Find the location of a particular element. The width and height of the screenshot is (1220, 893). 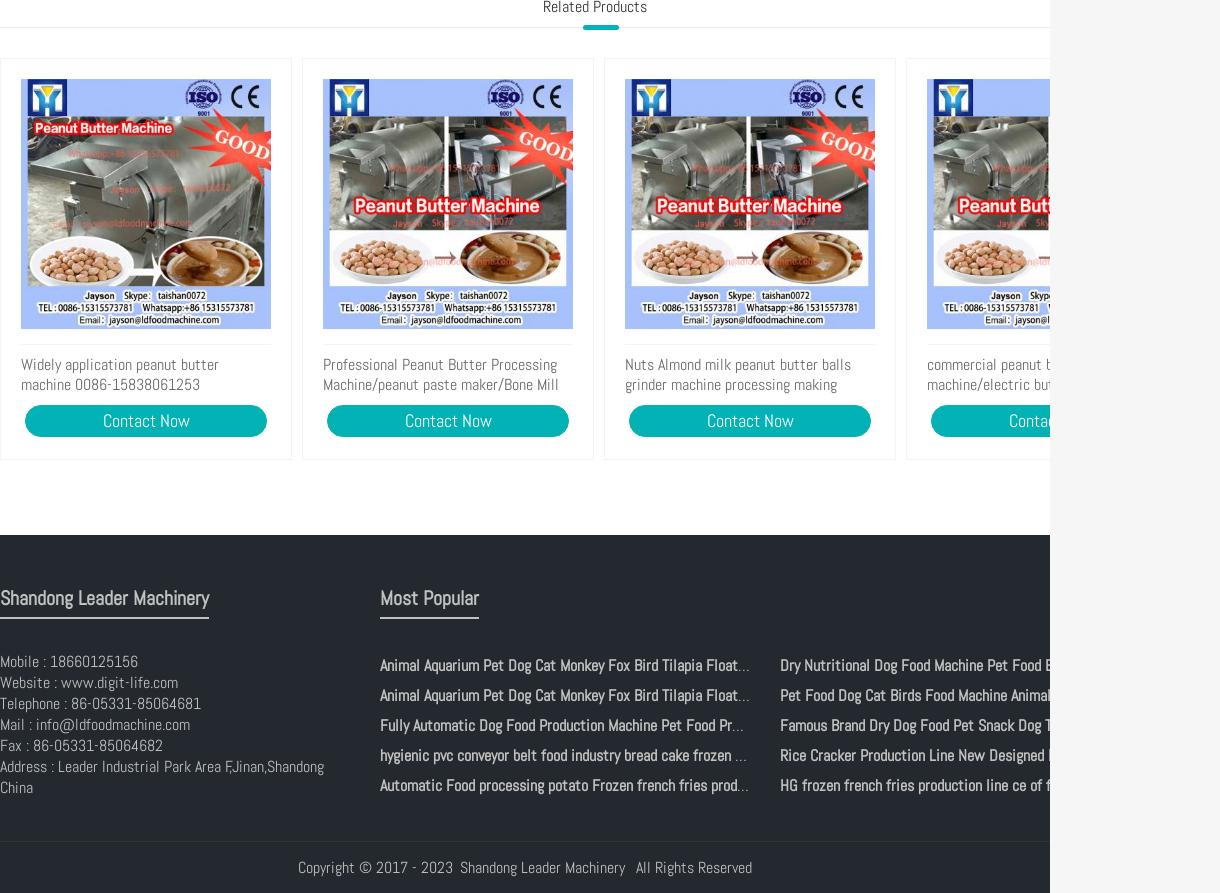

'commercial peanut butter machine/electric butter maker(whats app:0086-15639144594)' is located at coordinates (1041, 384).